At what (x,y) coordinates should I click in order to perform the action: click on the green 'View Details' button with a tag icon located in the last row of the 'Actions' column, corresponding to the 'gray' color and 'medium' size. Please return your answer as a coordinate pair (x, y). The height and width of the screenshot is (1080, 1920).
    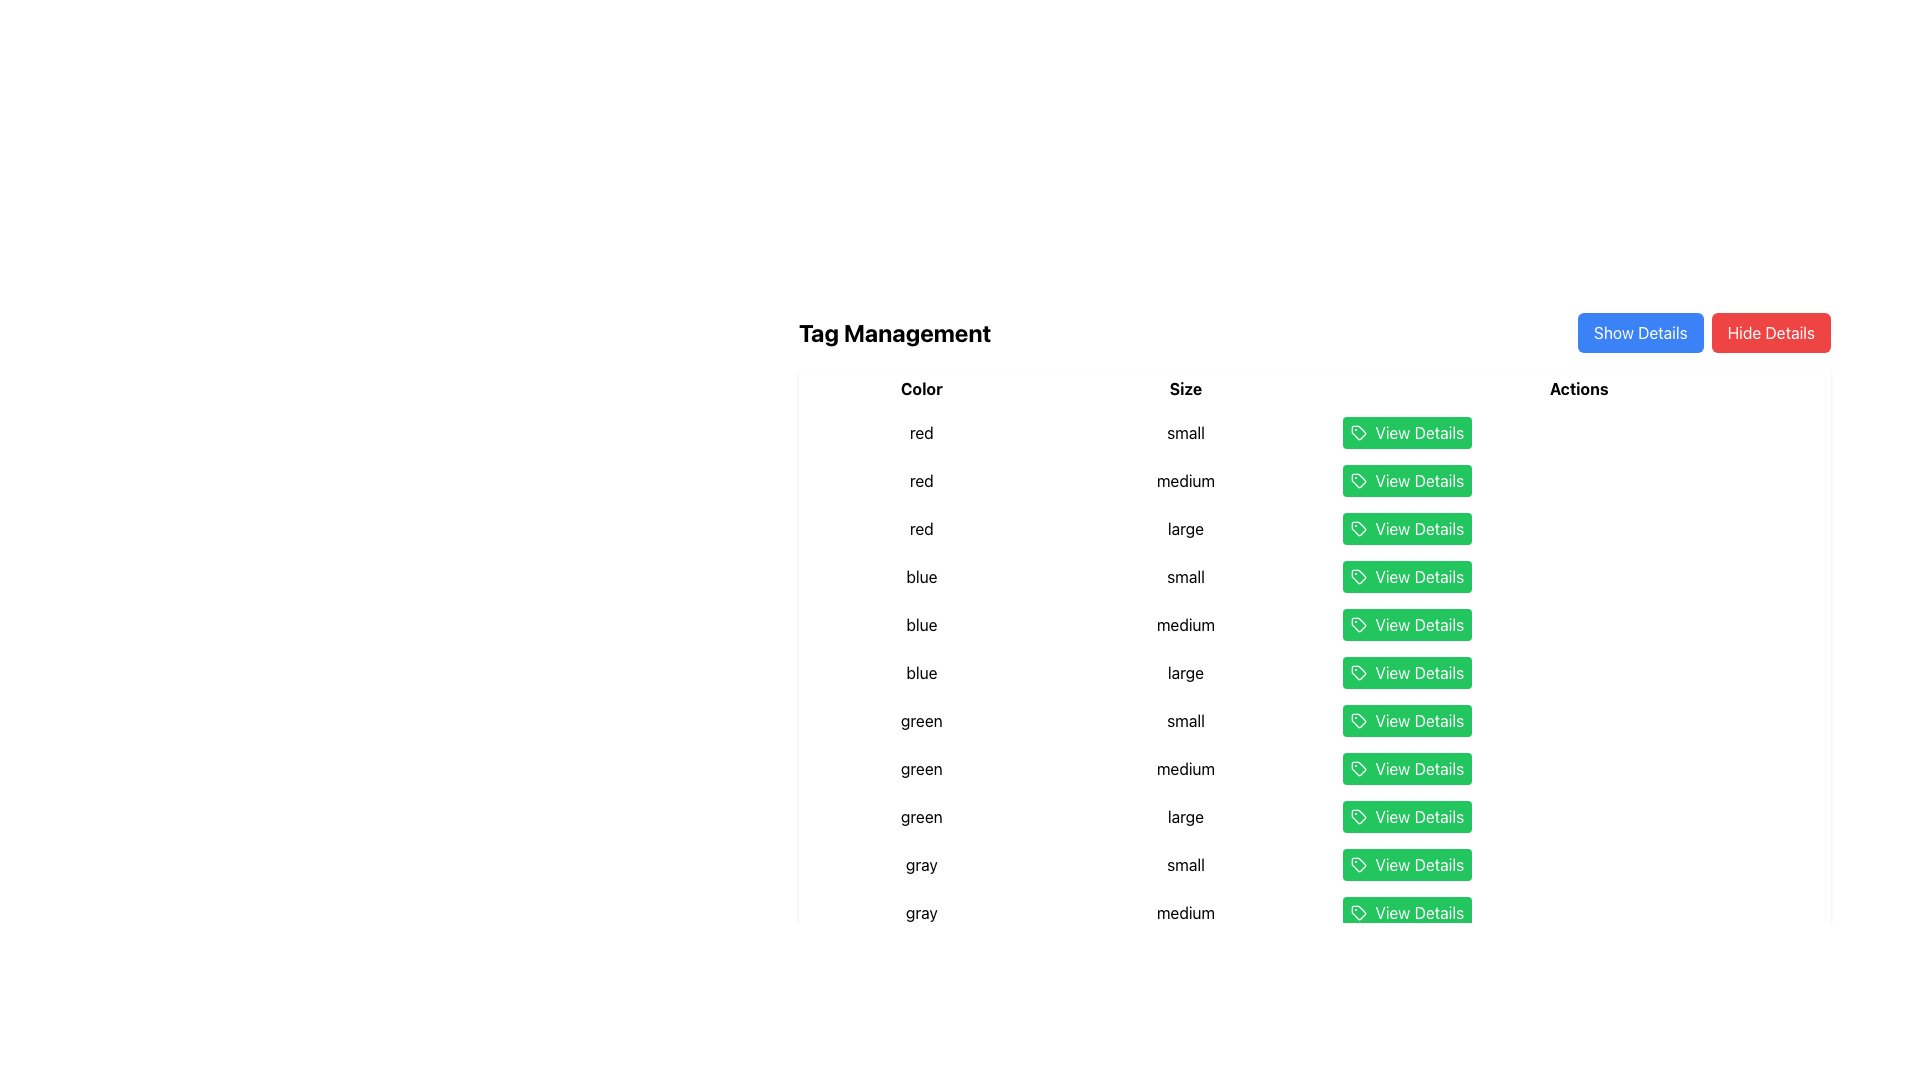
    Looking at the image, I should click on (1406, 913).